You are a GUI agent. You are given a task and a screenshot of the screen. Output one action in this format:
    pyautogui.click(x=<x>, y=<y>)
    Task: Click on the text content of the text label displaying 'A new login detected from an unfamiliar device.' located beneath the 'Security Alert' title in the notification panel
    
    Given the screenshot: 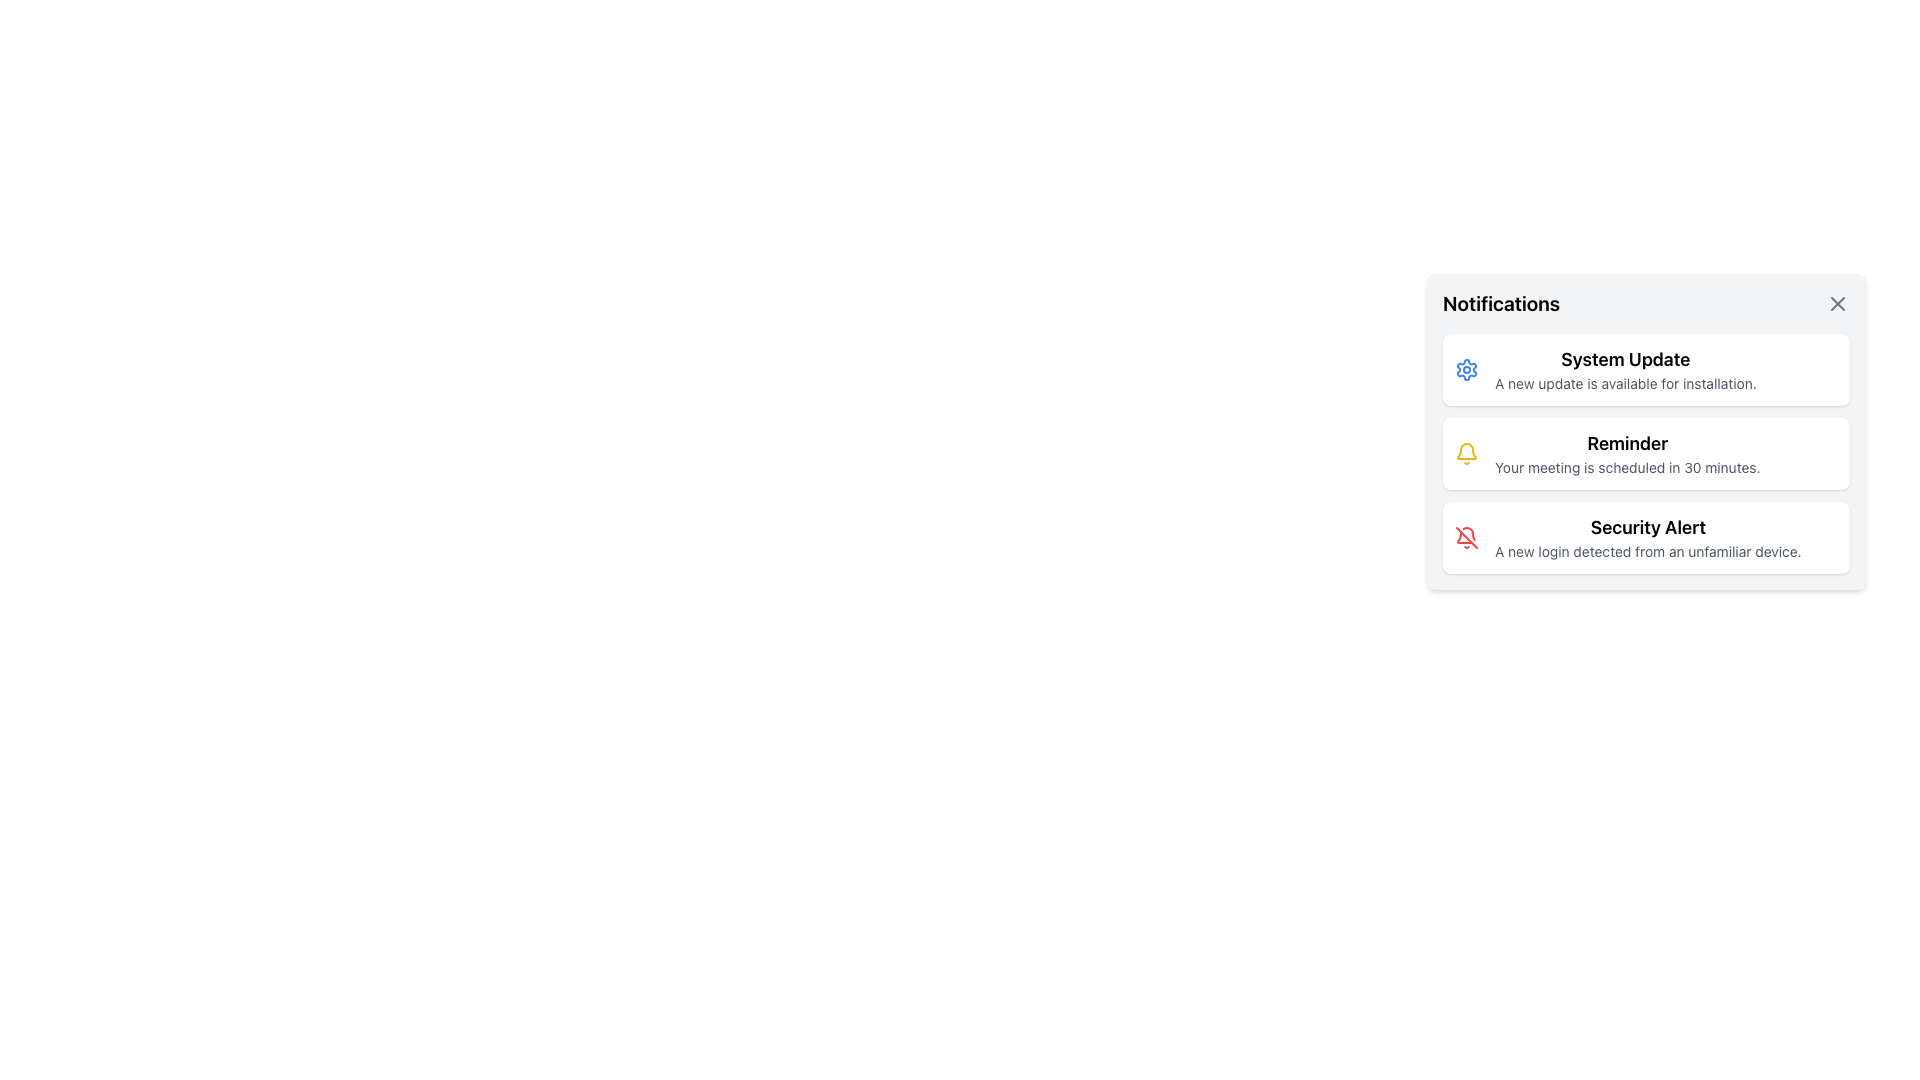 What is the action you would take?
    pyautogui.click(x=1648, y=551)
    